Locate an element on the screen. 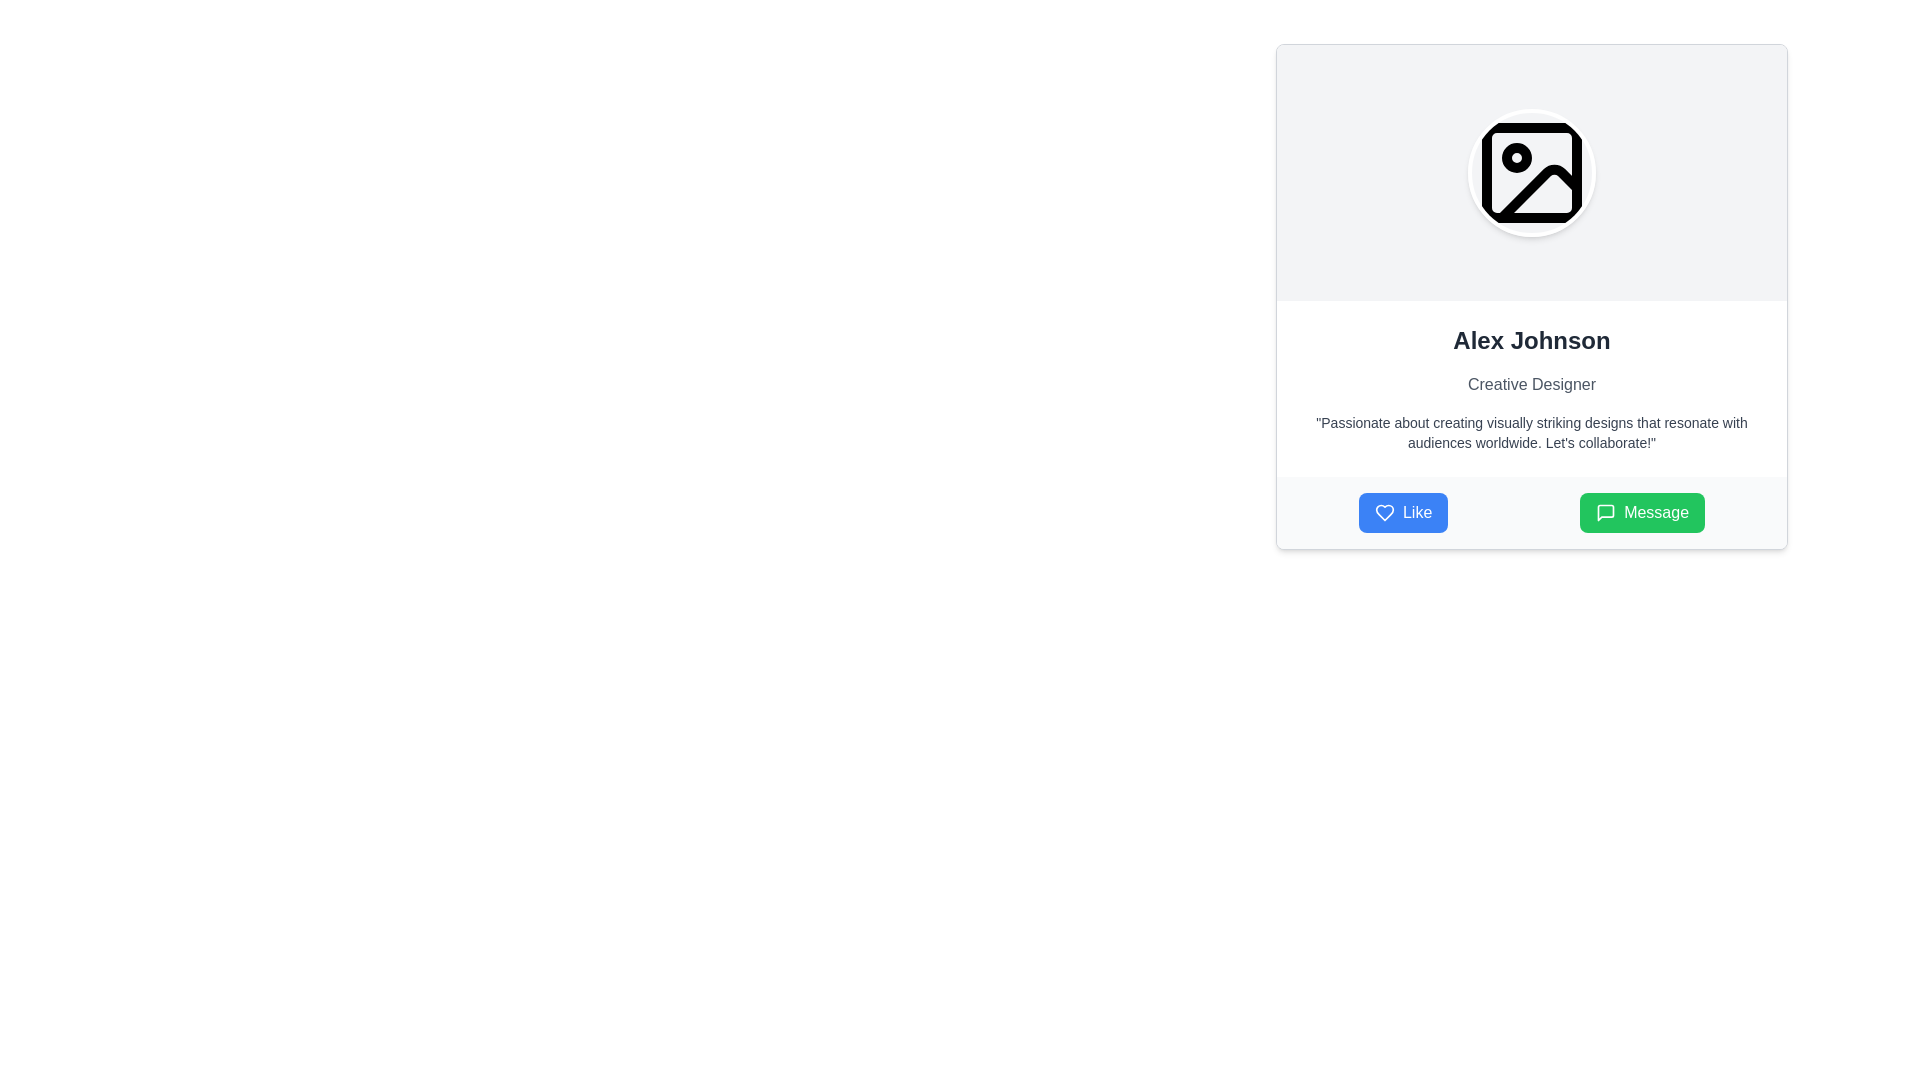 The height and width of the screenshot is (1080, 1920). the graphical circle element that serves as an indicator within the user profile avatar, which is centered within the avatar image and slightly offset to the top-left is located at coordinates (1516, 157).